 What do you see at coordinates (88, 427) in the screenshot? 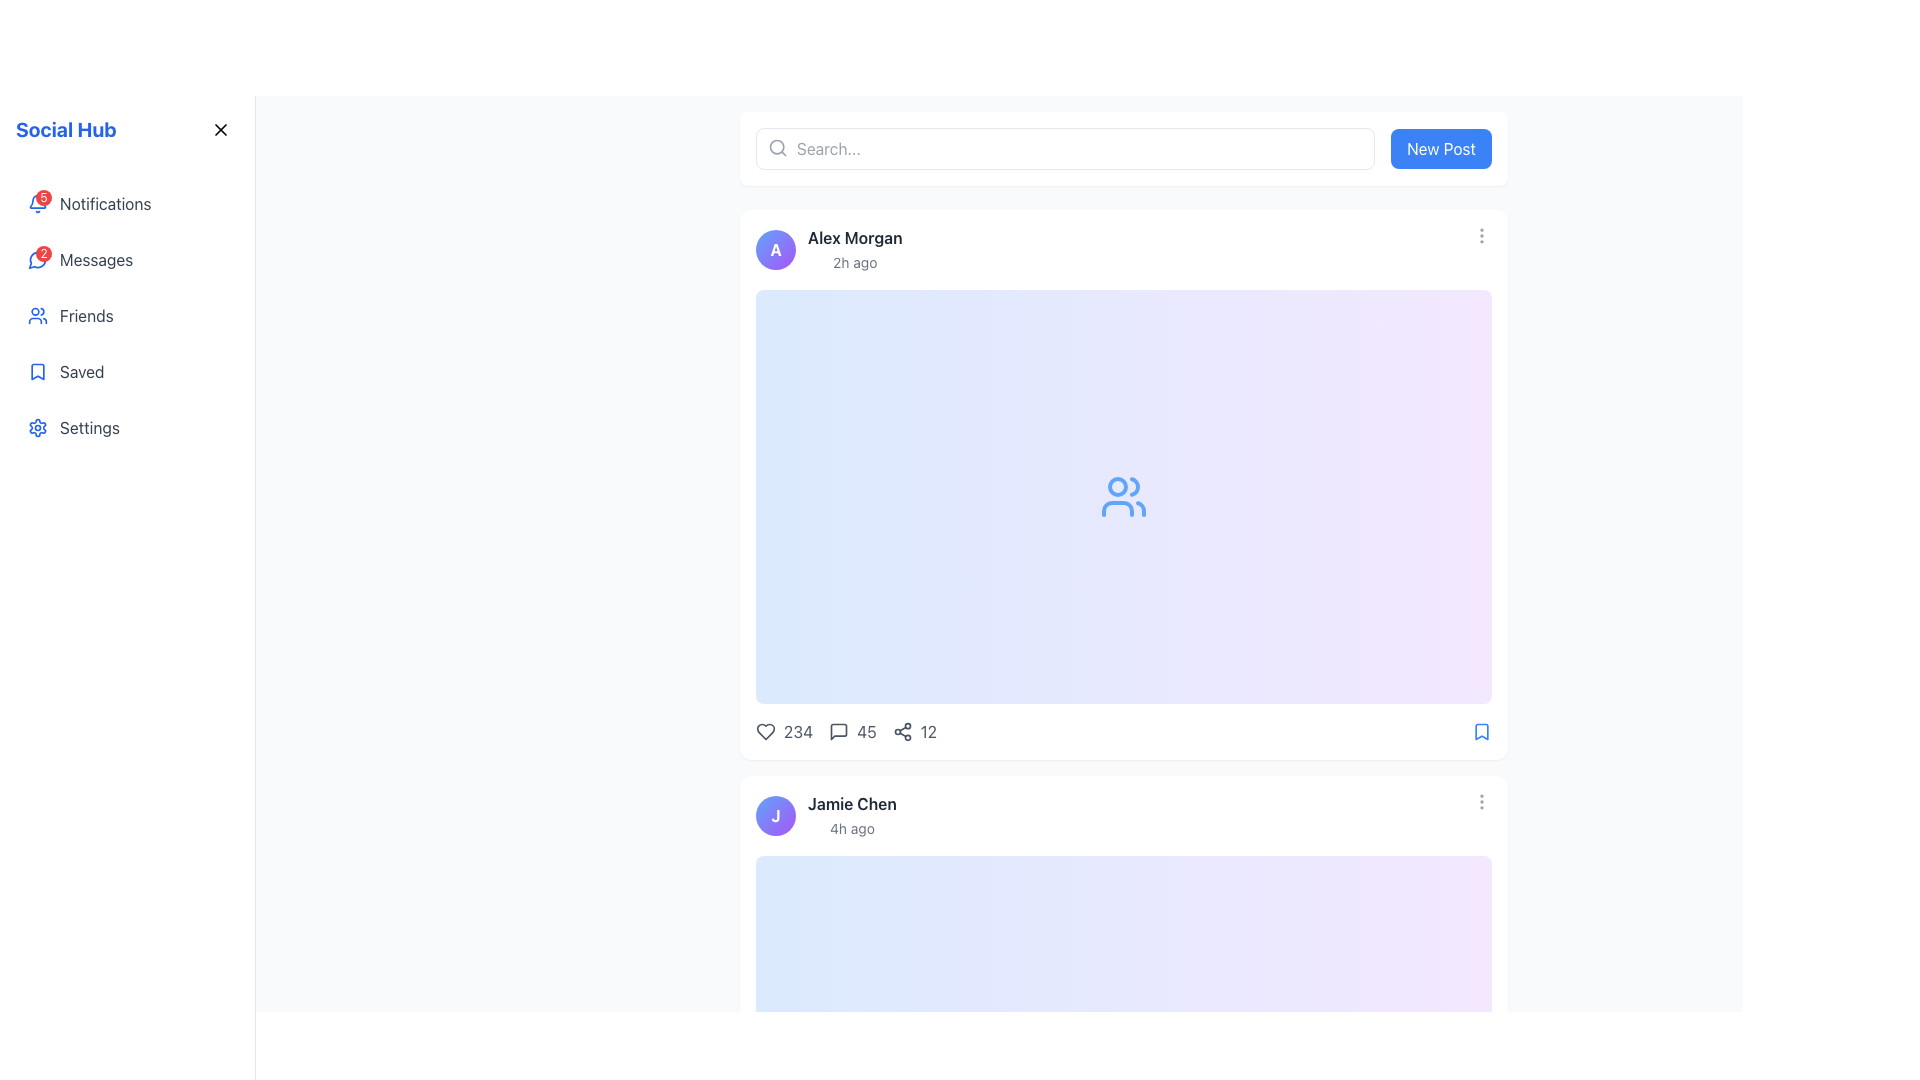
I see `the 'Settings' text label in the left sidebar menu, which indicates its purpose for navigation to the settings section` at bounding box center [88, 427].